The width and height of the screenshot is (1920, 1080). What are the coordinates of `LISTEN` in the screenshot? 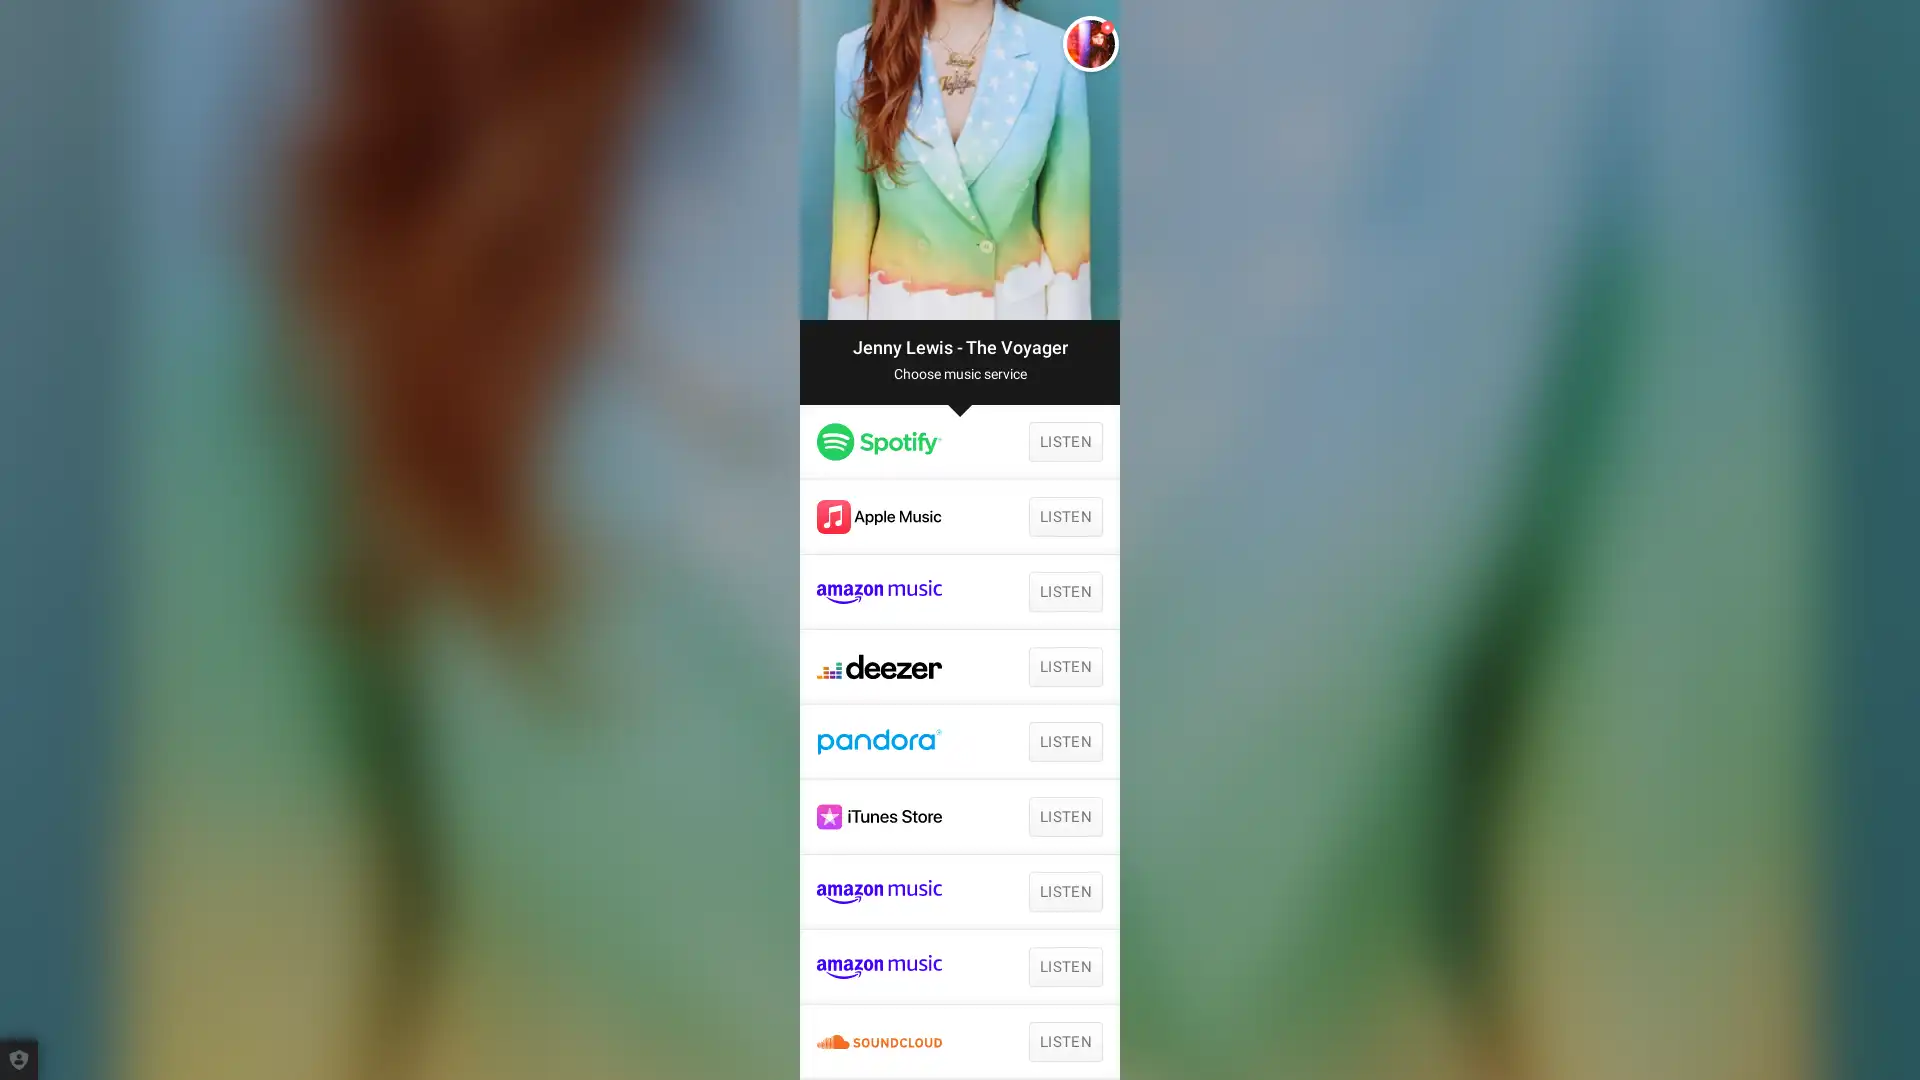 It's located at (1064, 1040).